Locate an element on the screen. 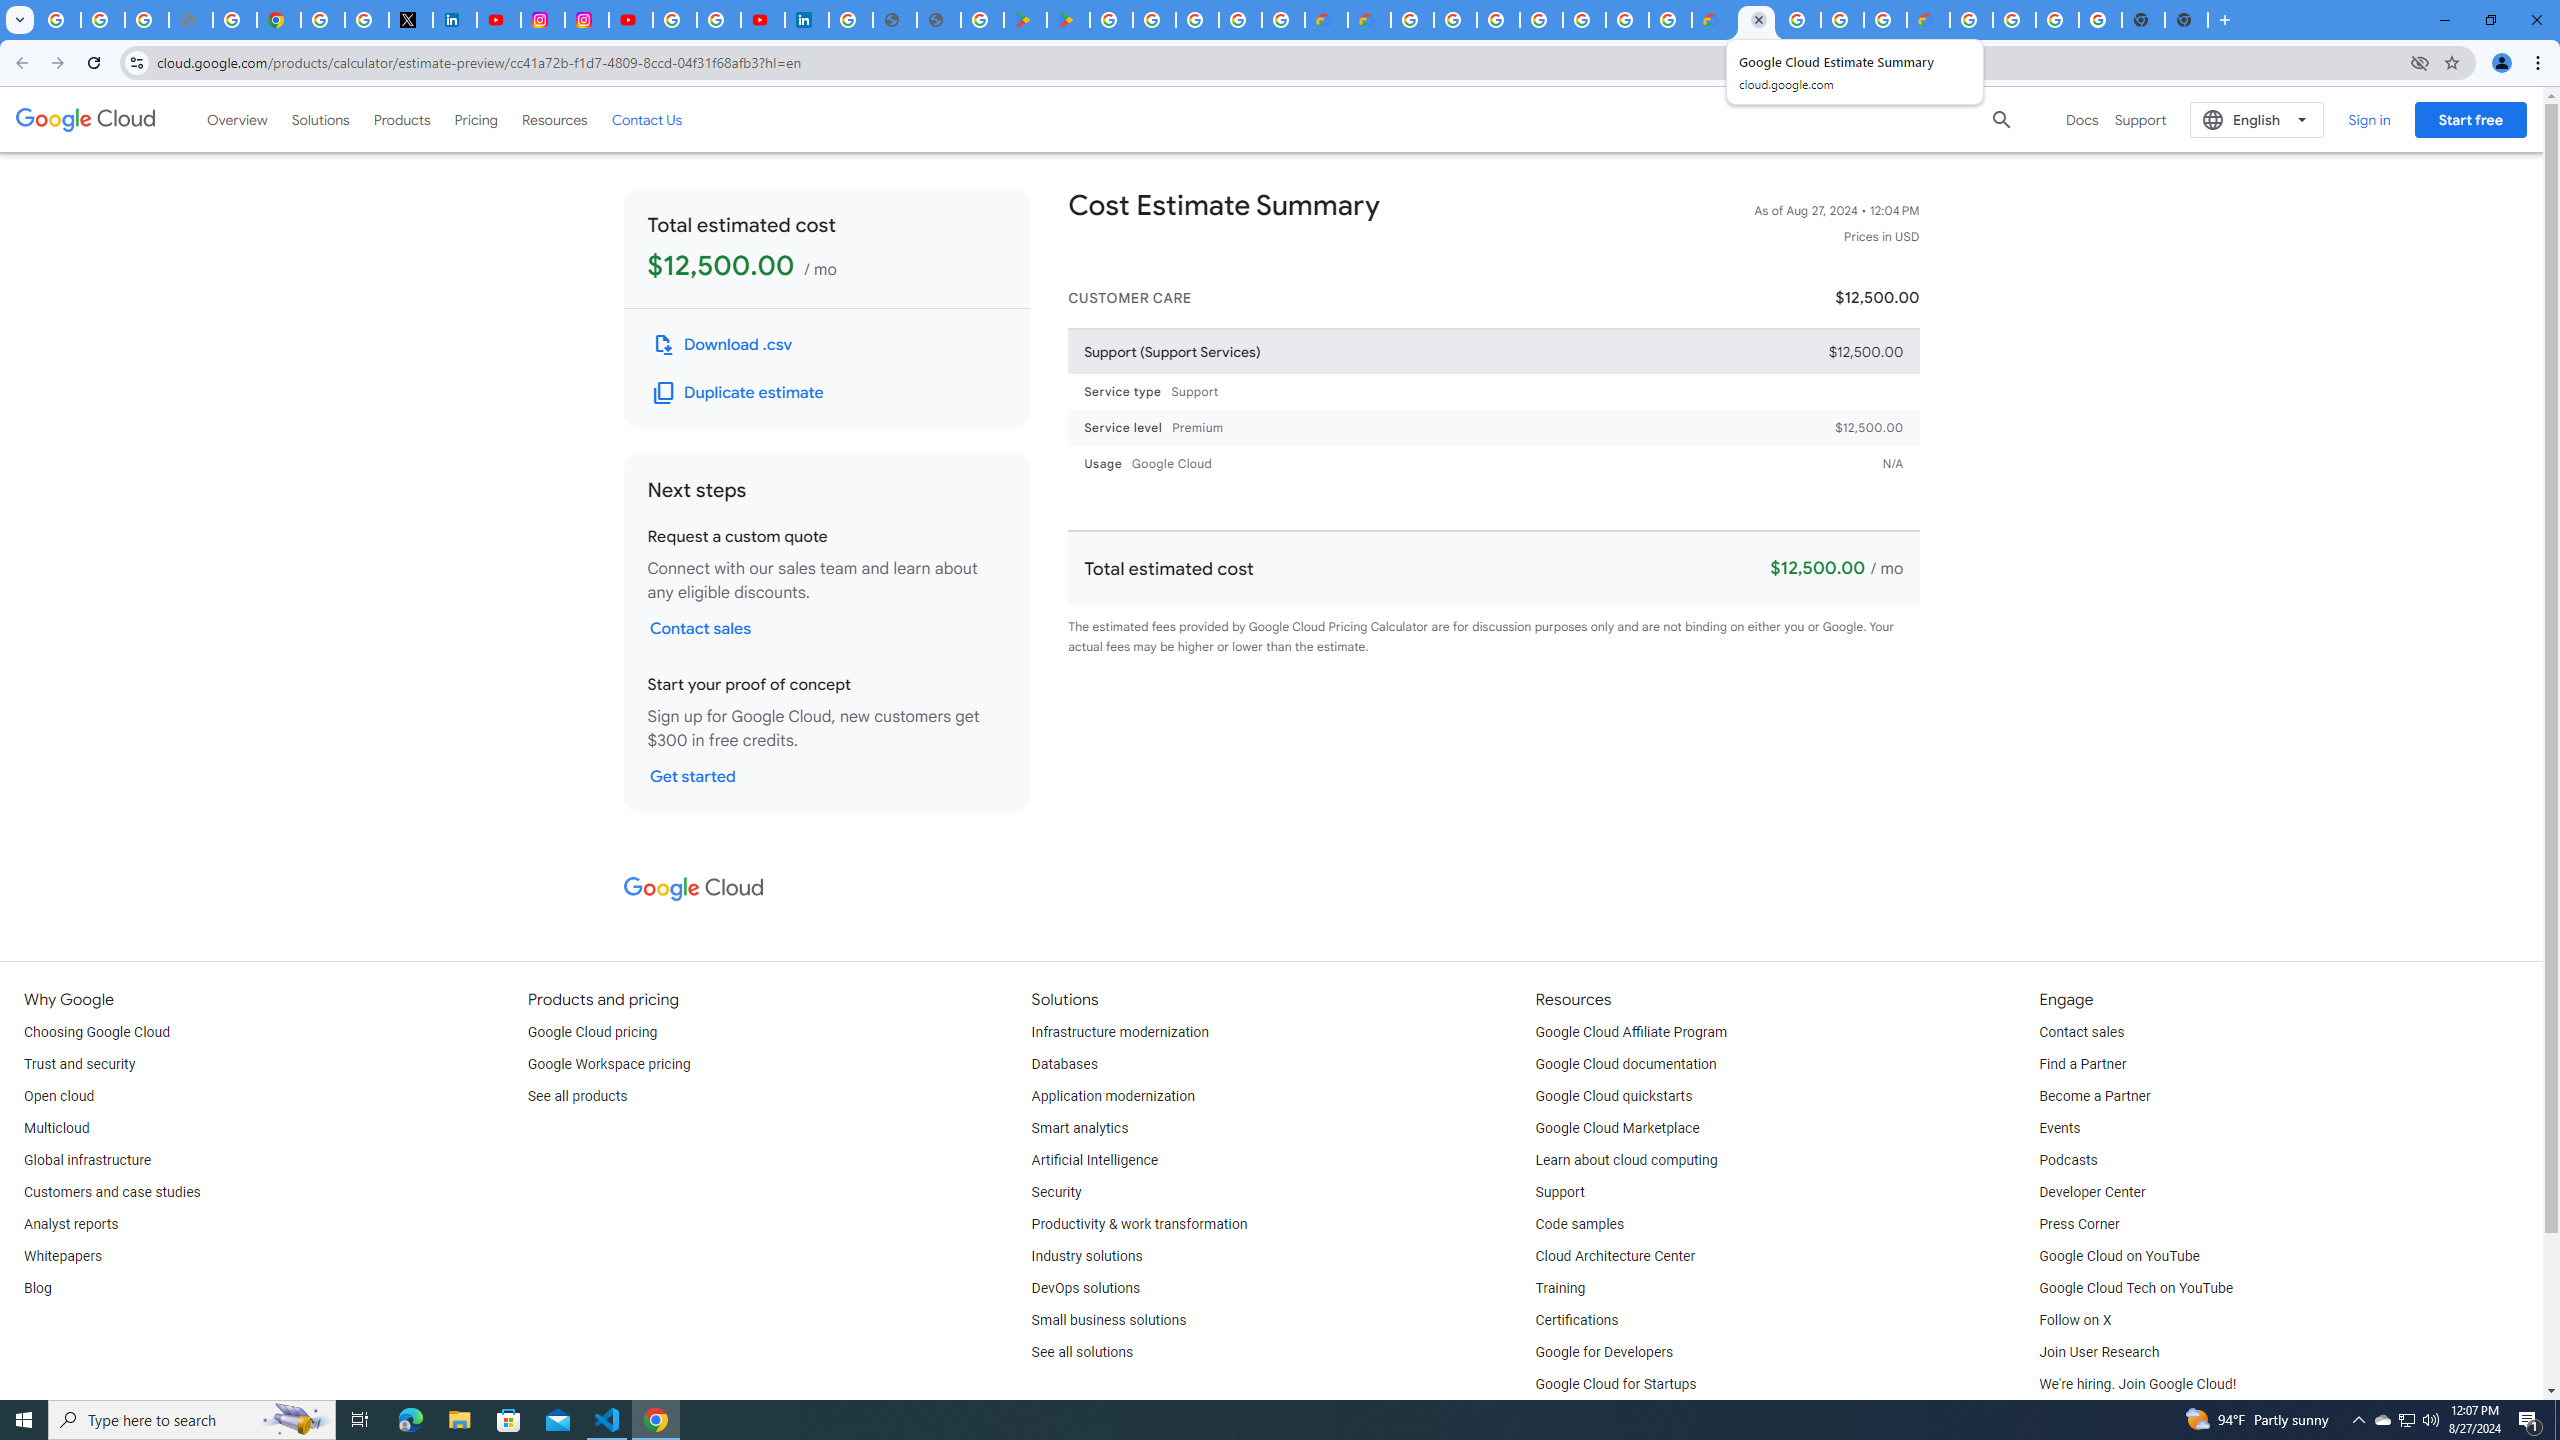  'Privacy Help Center - Policies Help' is located at coordinates (235, 19).